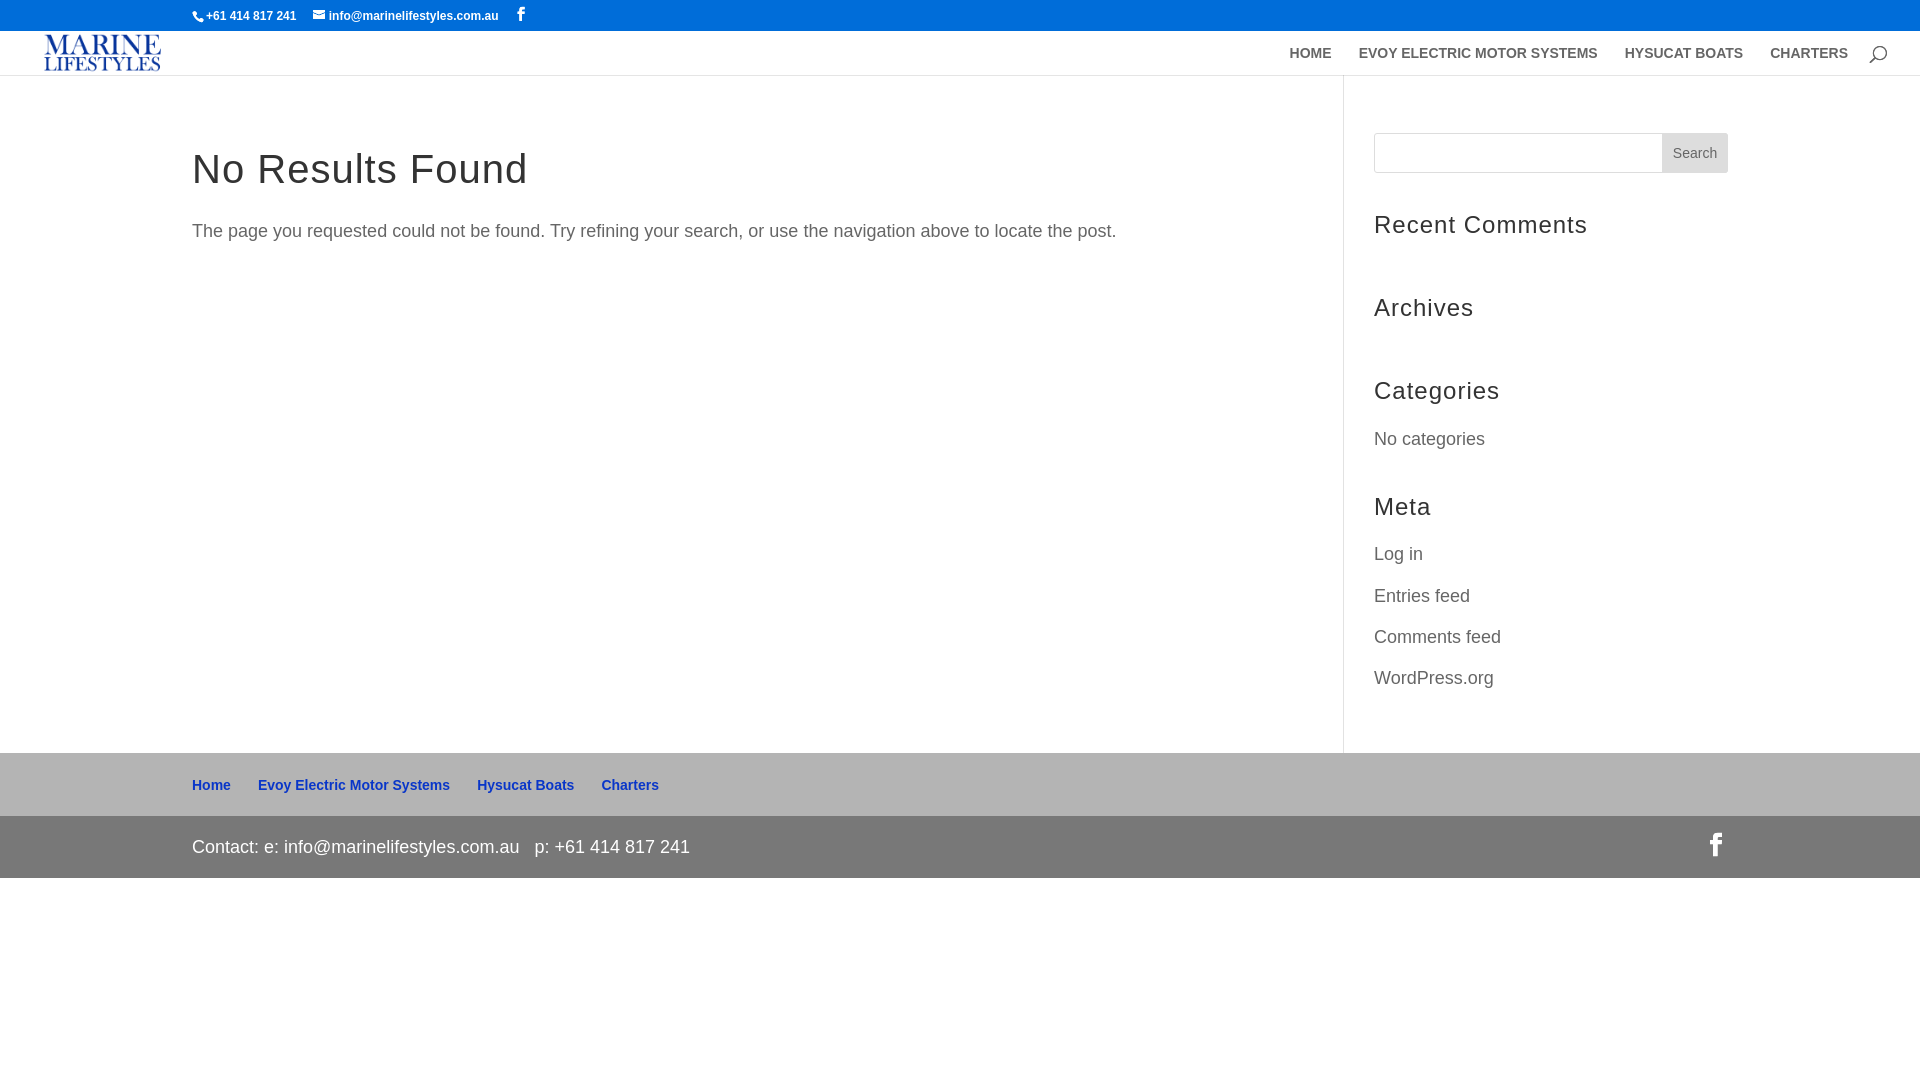 This screenshot has width=1920, height=1080. I want to click on 'Log in', so click(1397, 554).